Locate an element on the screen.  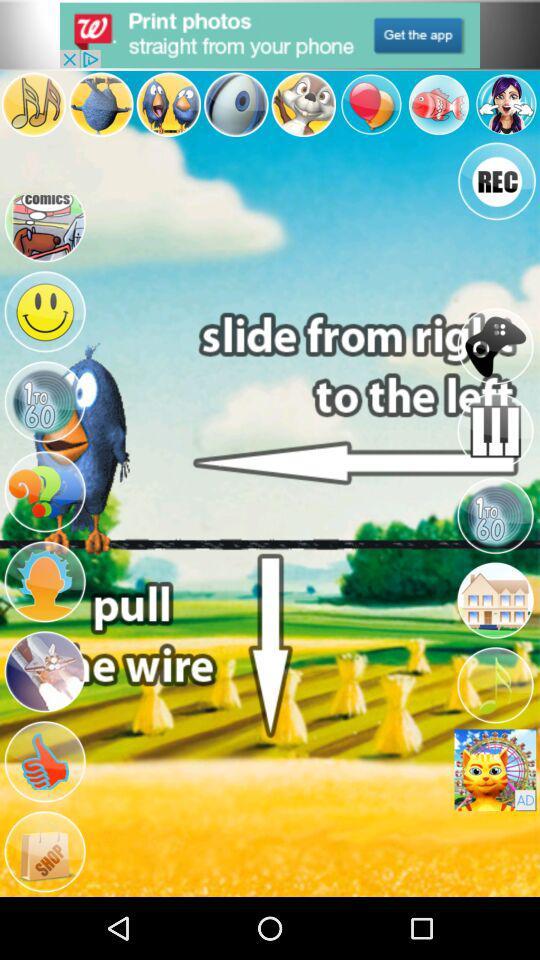
the image which is at the bottom right corner of the screen is located at coordinates (494, 769).